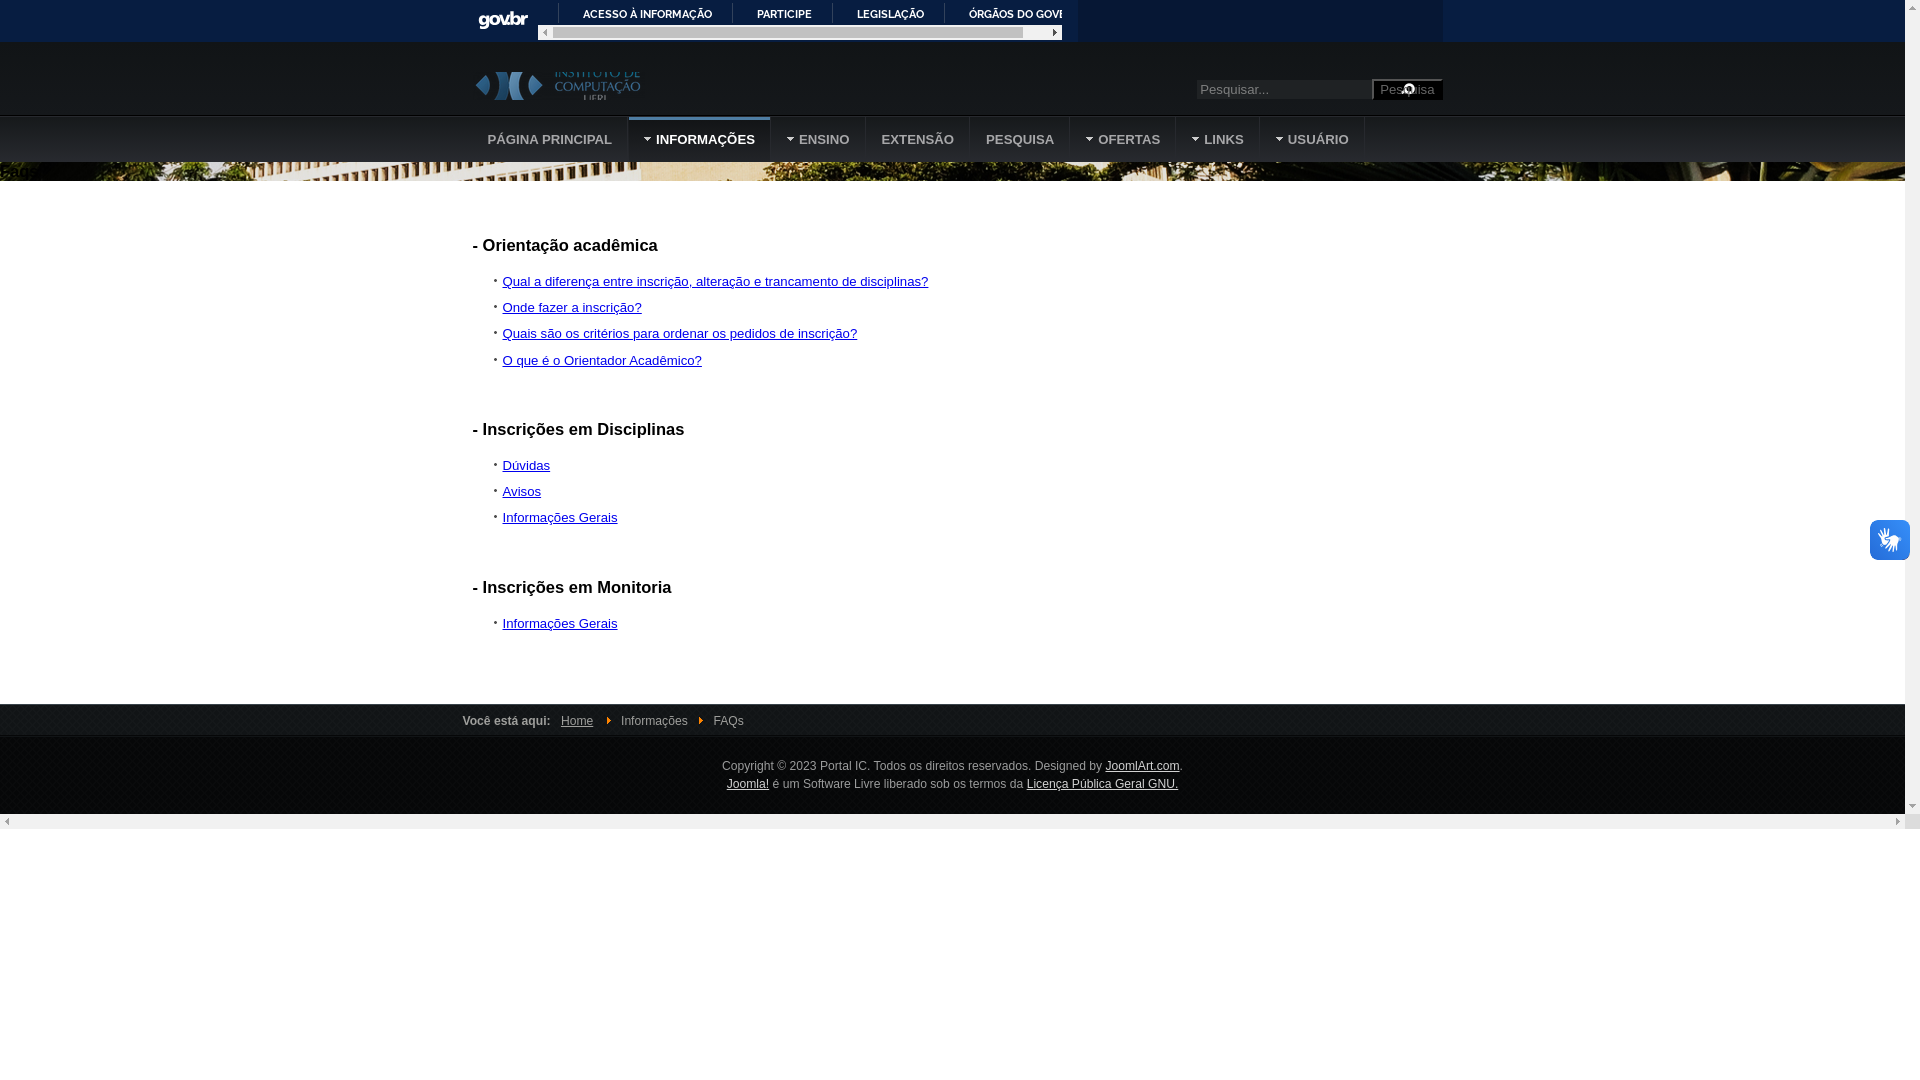 The width and height of the screenshot is (1920, 1080). I want to click on 'Pesquisa', so click(1405, 88).